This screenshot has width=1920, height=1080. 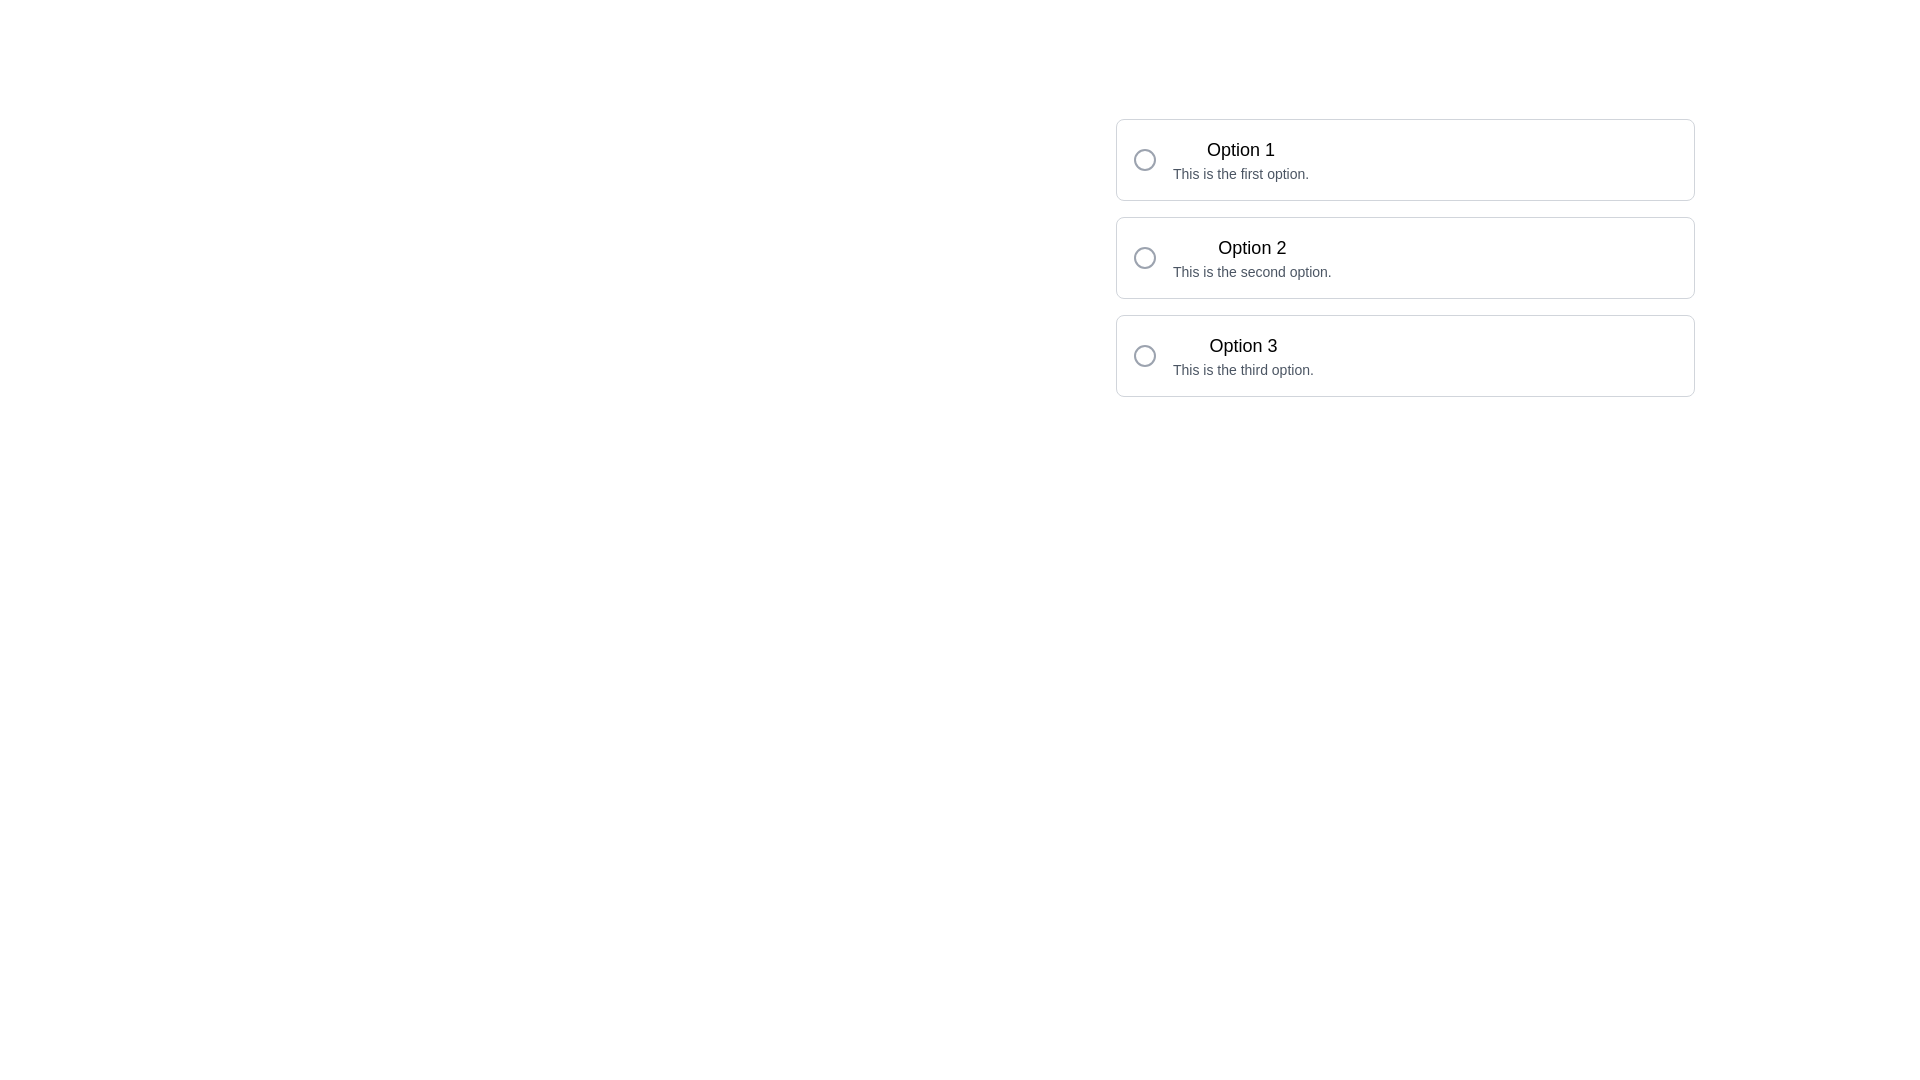 I want to click on the circular indicator icon located to the left of 'Option 3', so click(x=1145, y=354).